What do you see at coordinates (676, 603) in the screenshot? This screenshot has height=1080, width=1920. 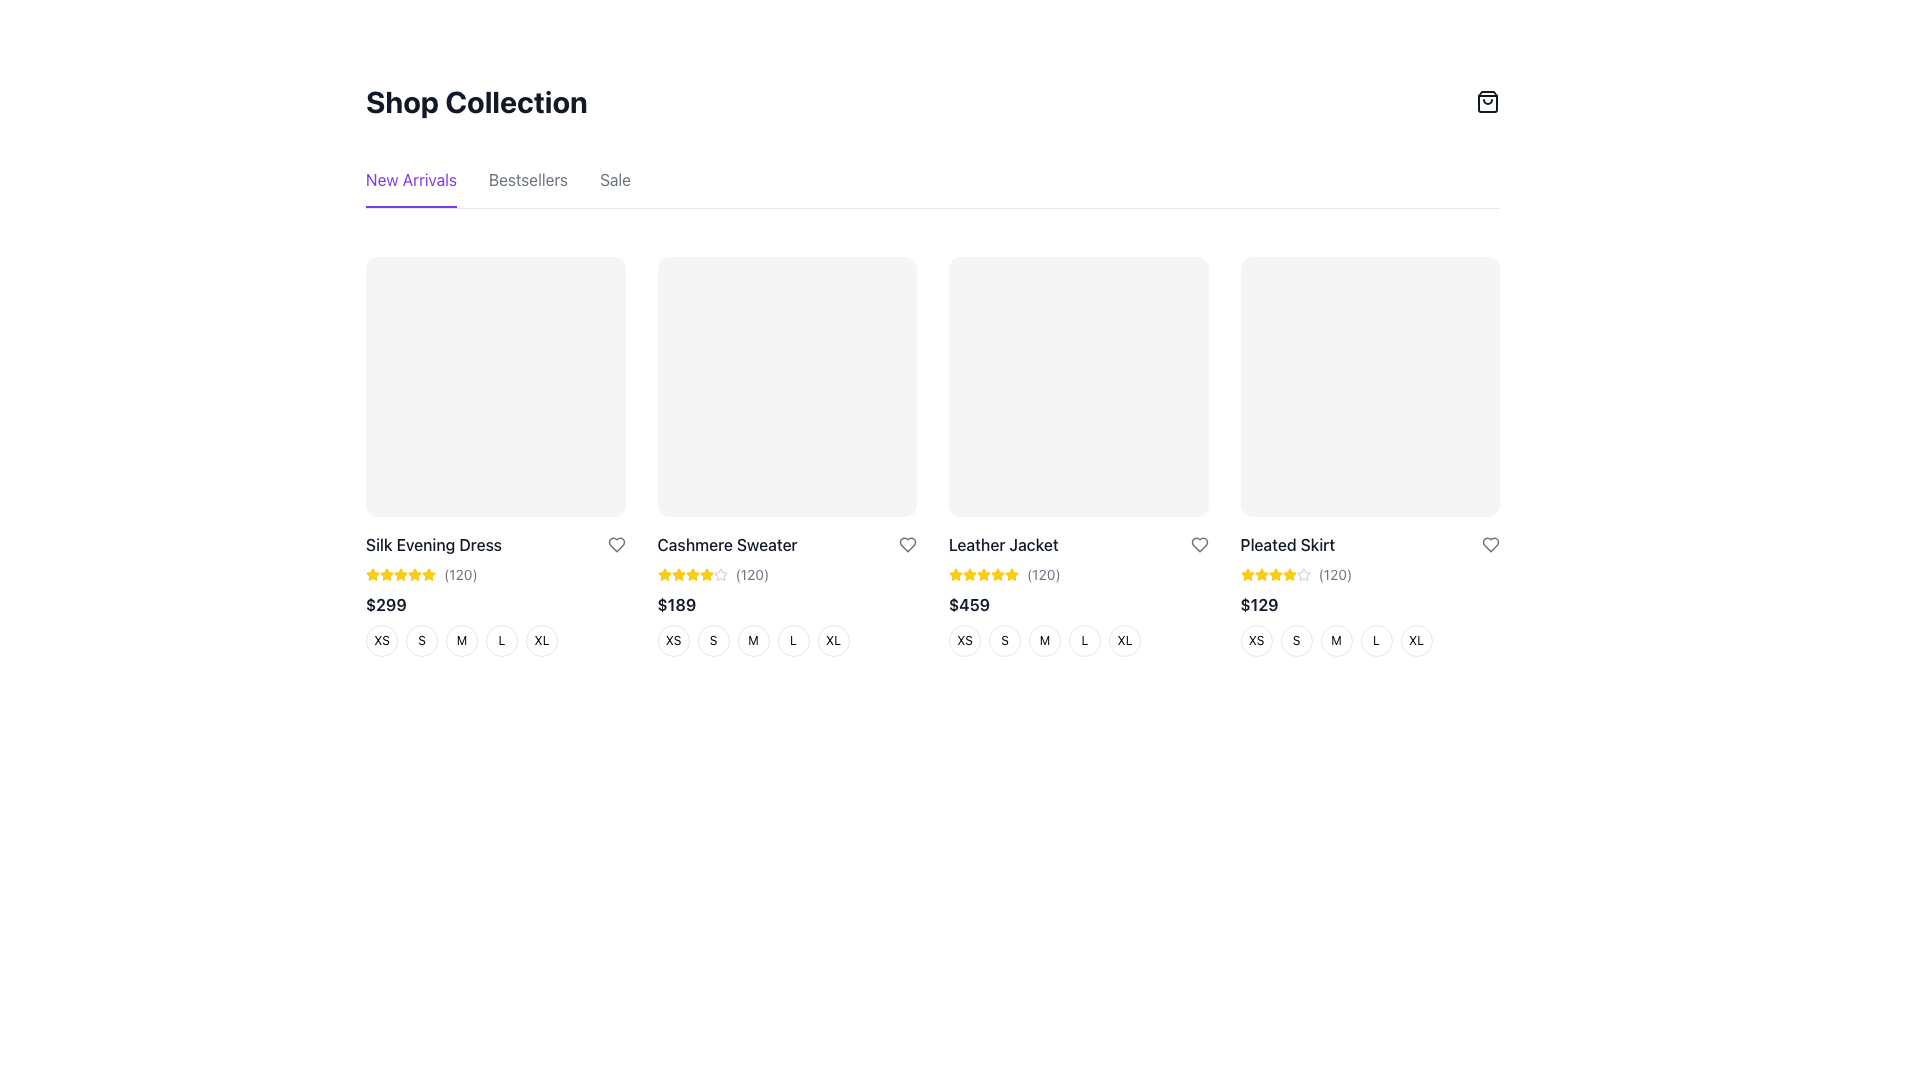 I see `the price label indicating the cost of the 'Cashmere Sweater' in the 'Shop Collection' section, located in the second column of the product grid` at bounding box center [676, 603].